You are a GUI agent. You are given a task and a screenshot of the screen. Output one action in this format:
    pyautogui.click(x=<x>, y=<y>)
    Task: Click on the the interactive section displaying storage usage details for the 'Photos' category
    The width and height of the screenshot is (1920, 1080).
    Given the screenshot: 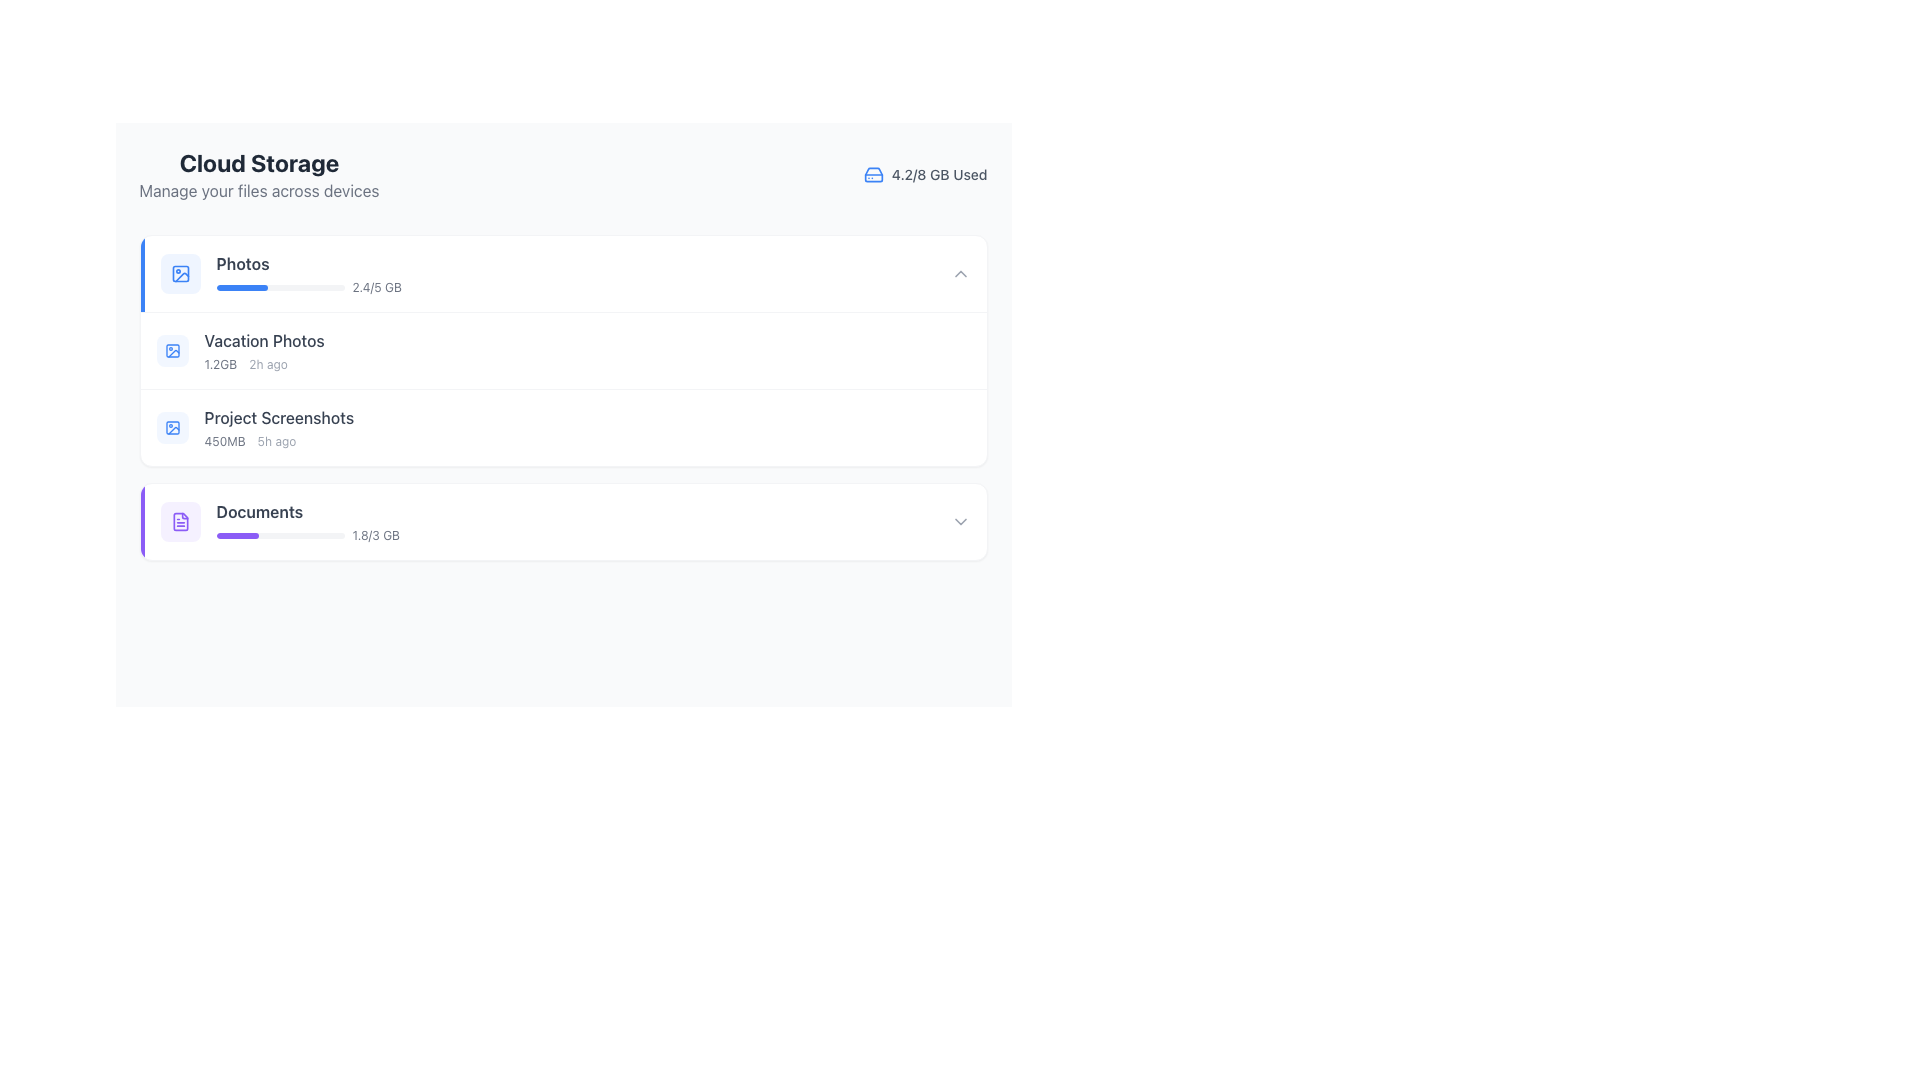 What is the action you would take?
    pyautogui.click(x=562, y=273)
    